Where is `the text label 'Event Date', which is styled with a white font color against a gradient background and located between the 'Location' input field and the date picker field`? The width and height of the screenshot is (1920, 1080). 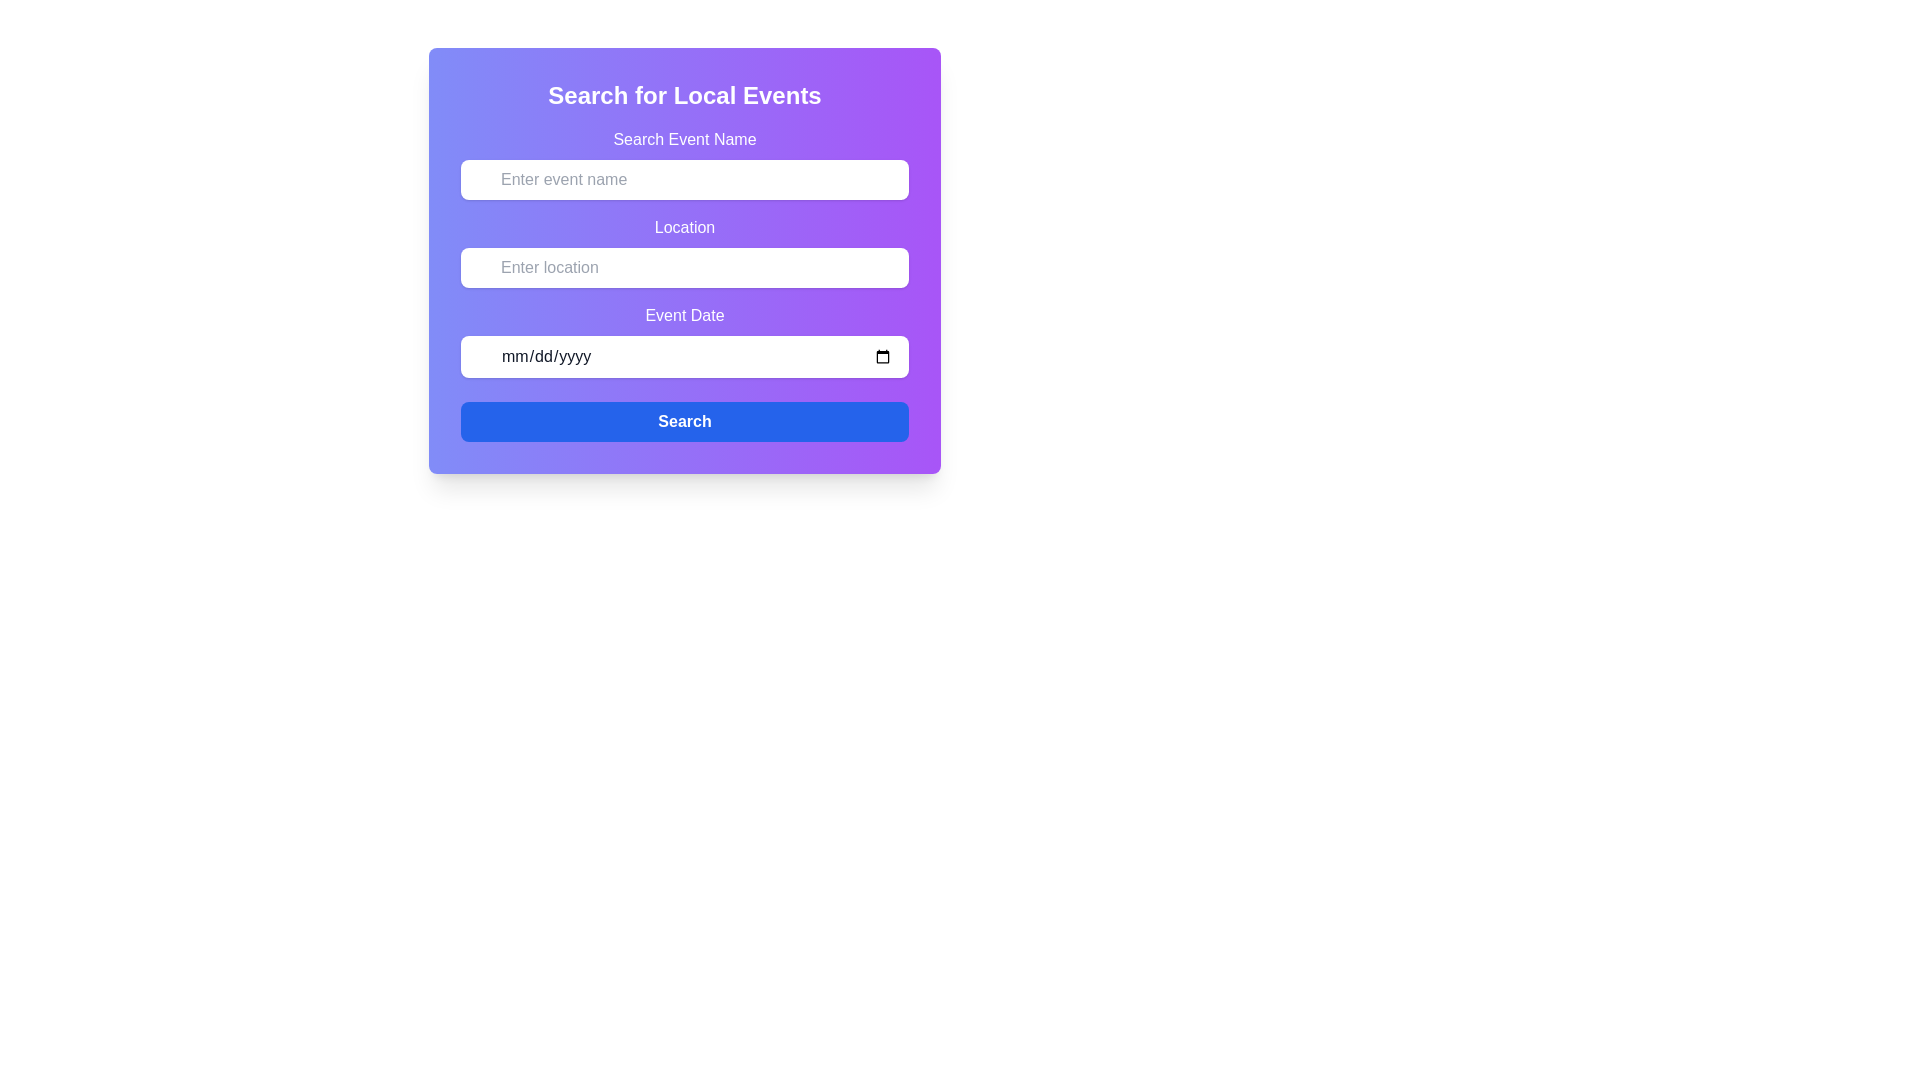 the text label 'Event Date', which is styled with a white font color against a gradient background and located between the 'Location' input field and the date picker field is located at coordinates (685, 315).